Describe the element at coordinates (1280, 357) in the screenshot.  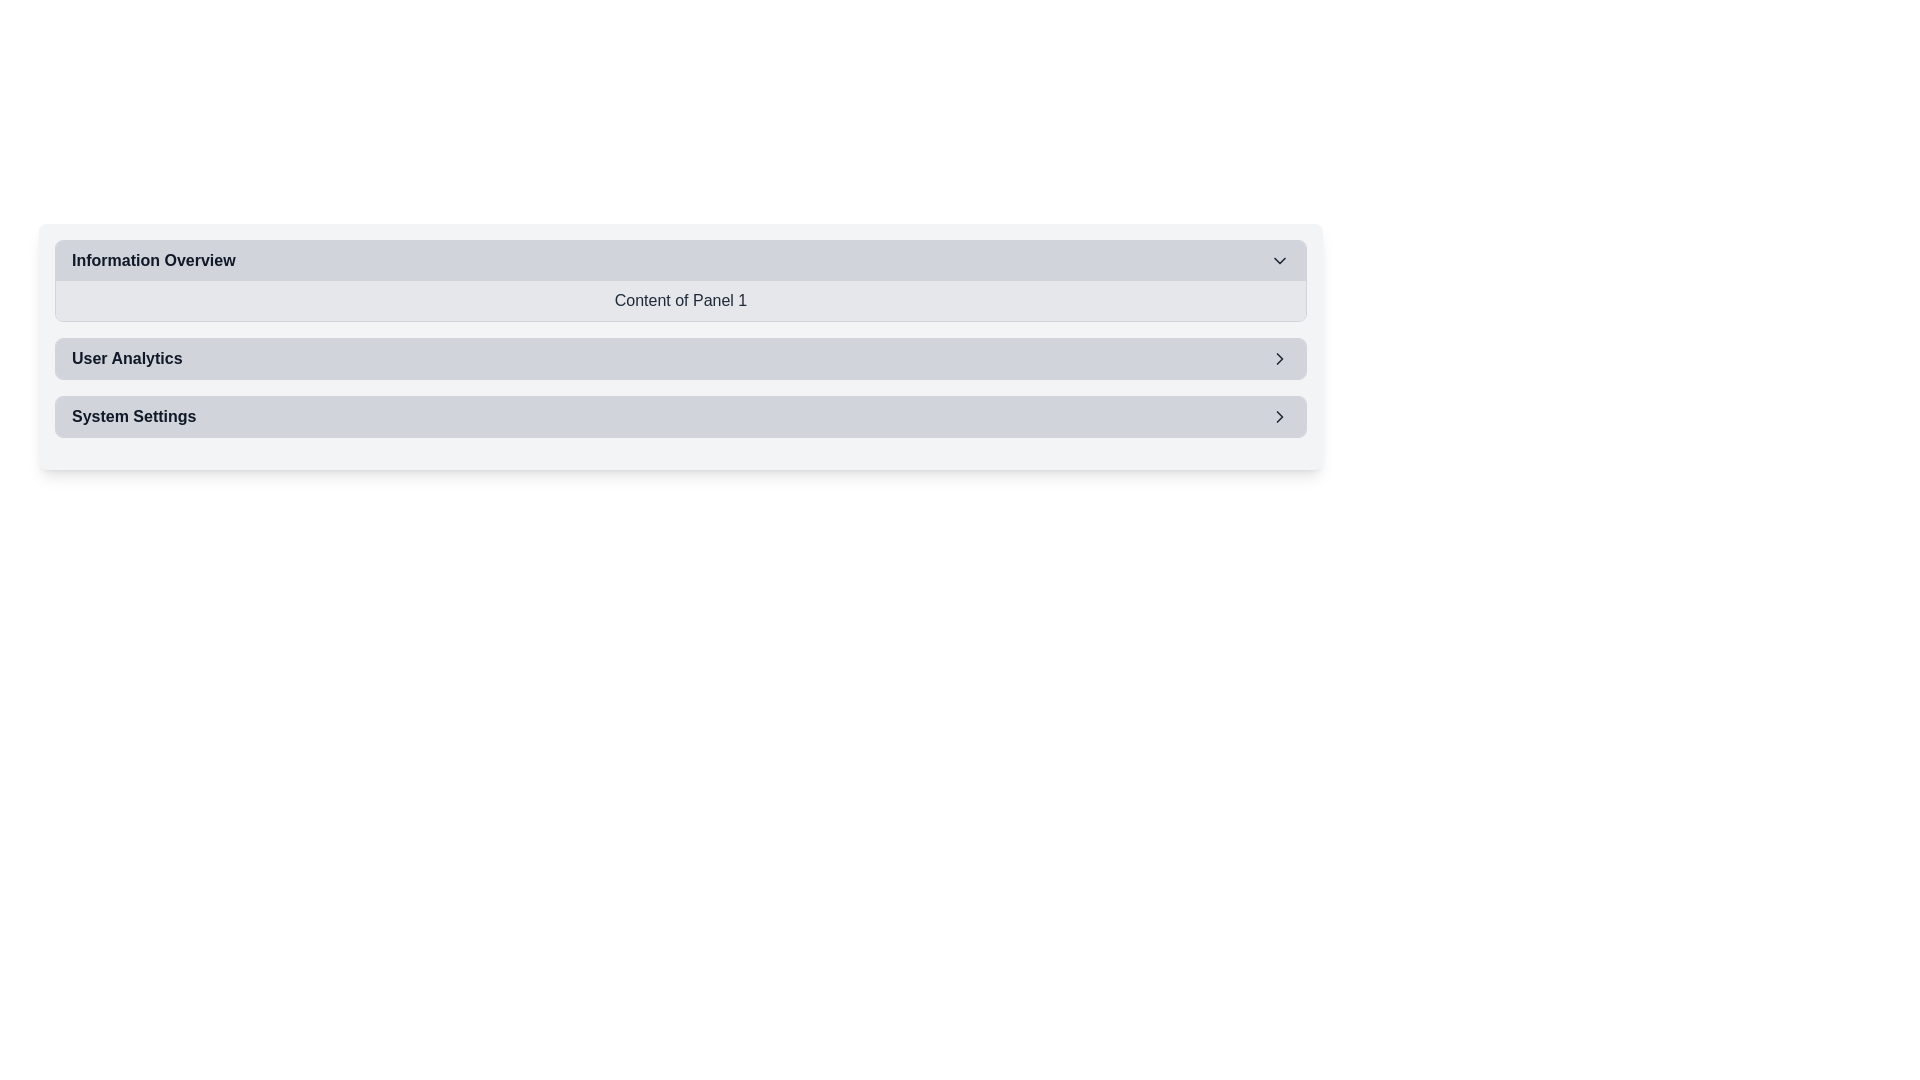
I see `the right-chevron icon indicating expandable options within the collapsible menu next to 'User Analytics'` at that location.